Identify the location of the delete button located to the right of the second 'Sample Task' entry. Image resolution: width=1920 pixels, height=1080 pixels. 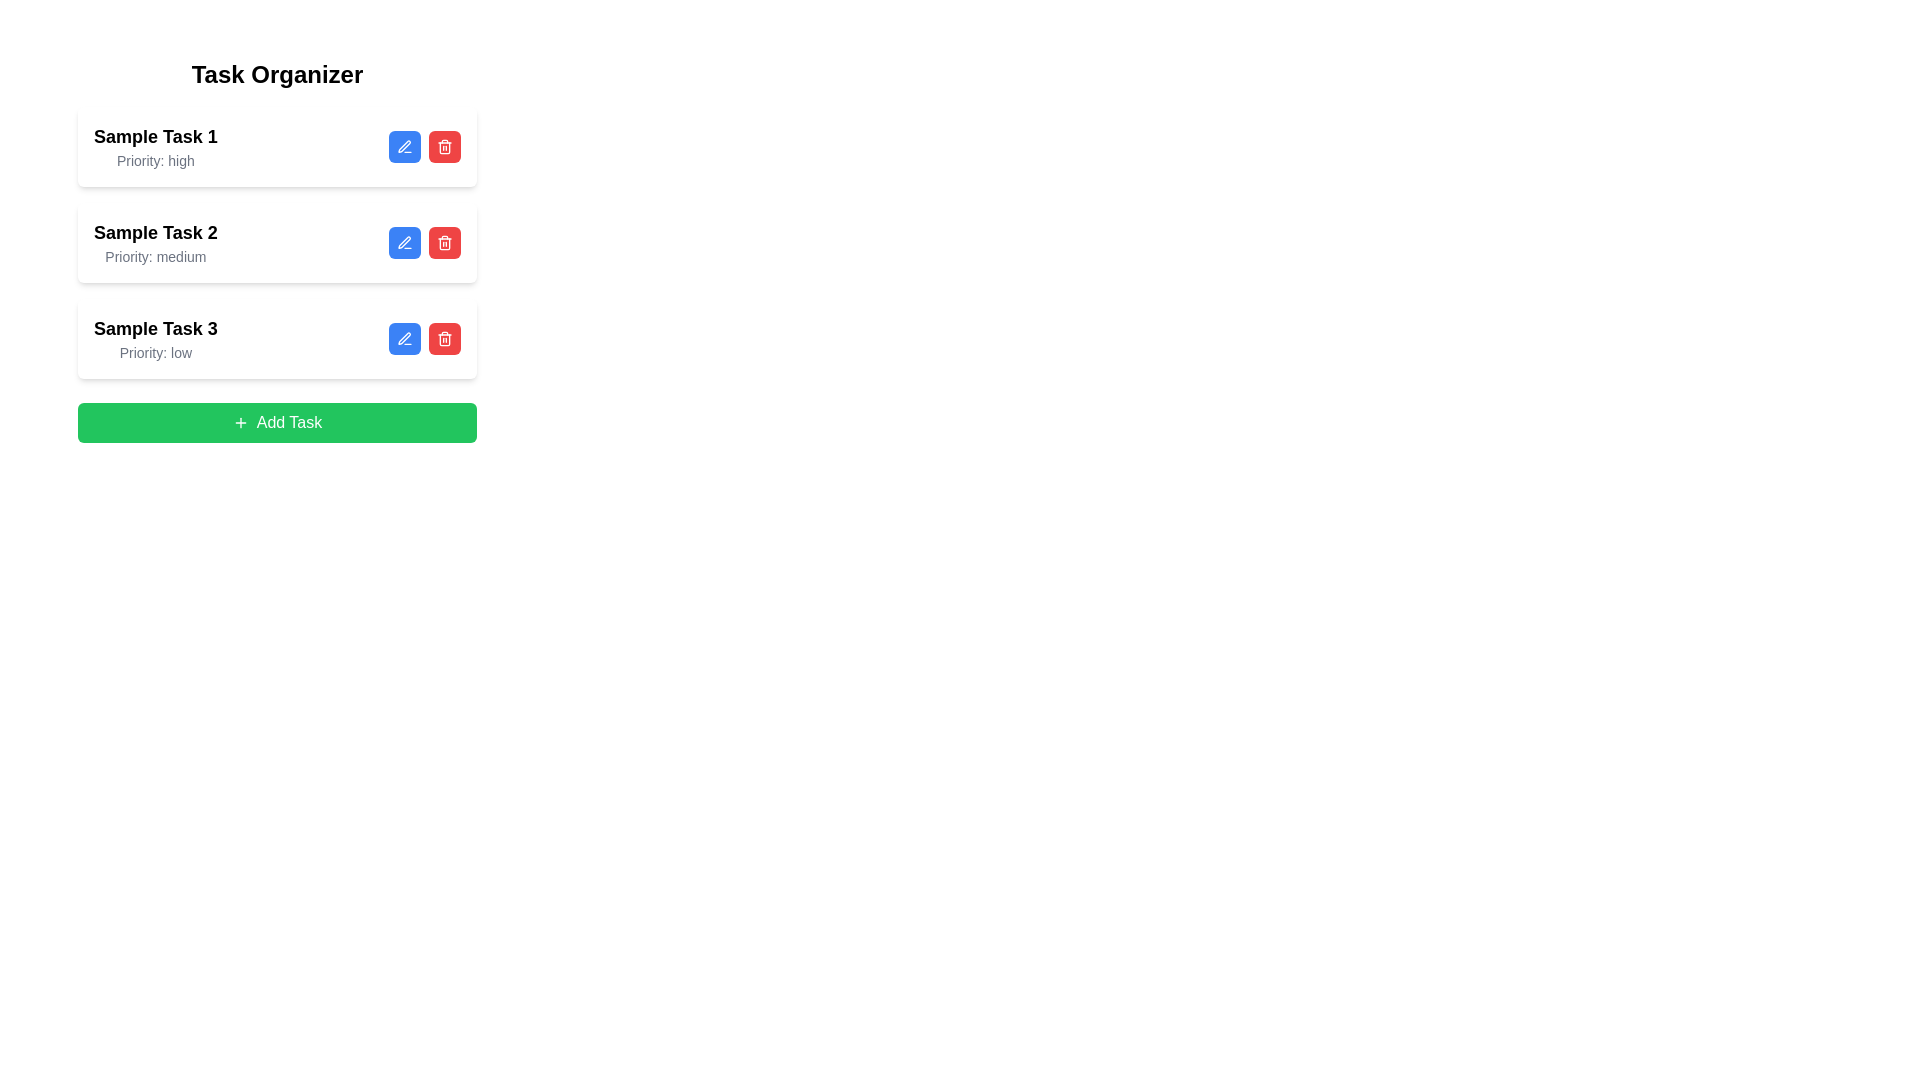
(444, 338).